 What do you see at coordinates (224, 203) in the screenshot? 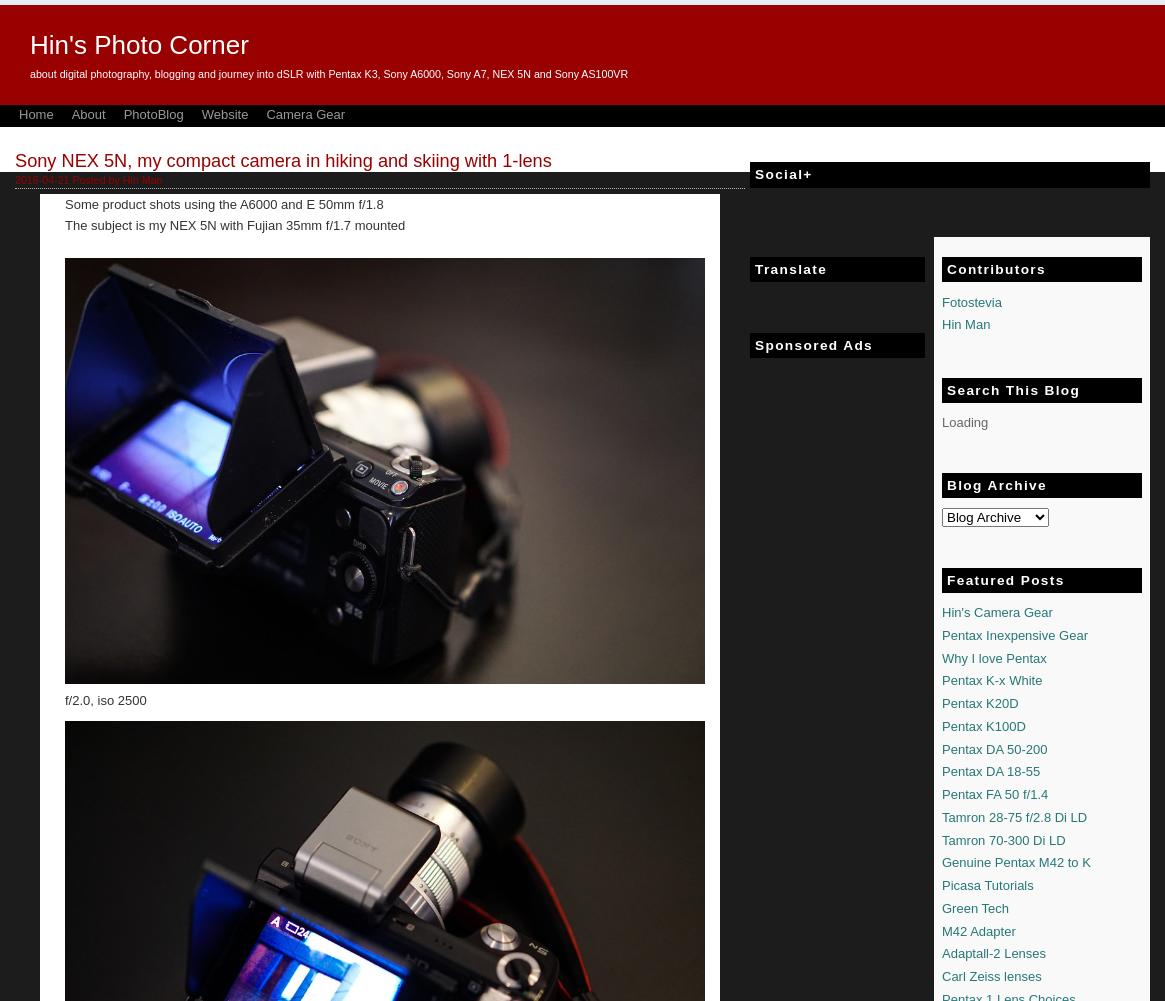
I see `'Some product shots using the A6000 and E 50mm f/1.8'` at bounding box center [224, 203].